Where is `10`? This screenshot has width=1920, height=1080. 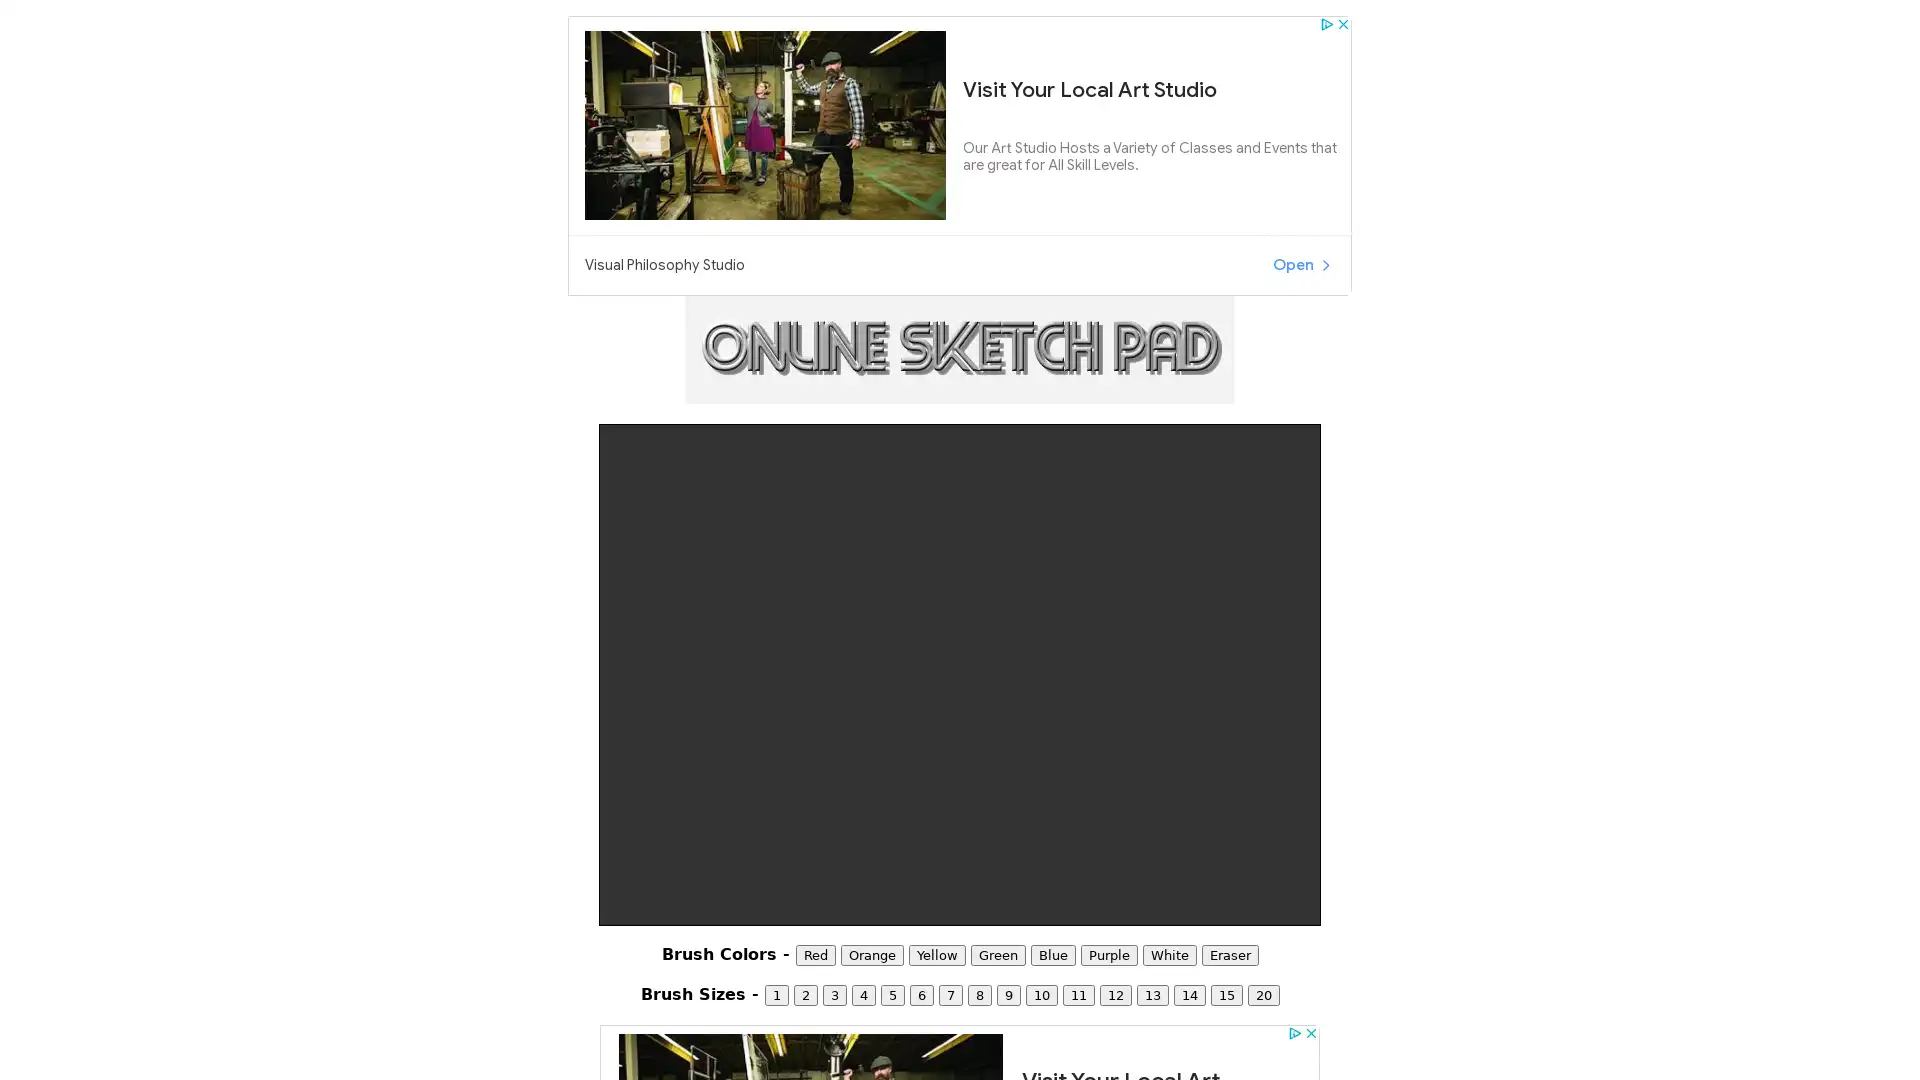
10 is located at coordinates (1040, 995).